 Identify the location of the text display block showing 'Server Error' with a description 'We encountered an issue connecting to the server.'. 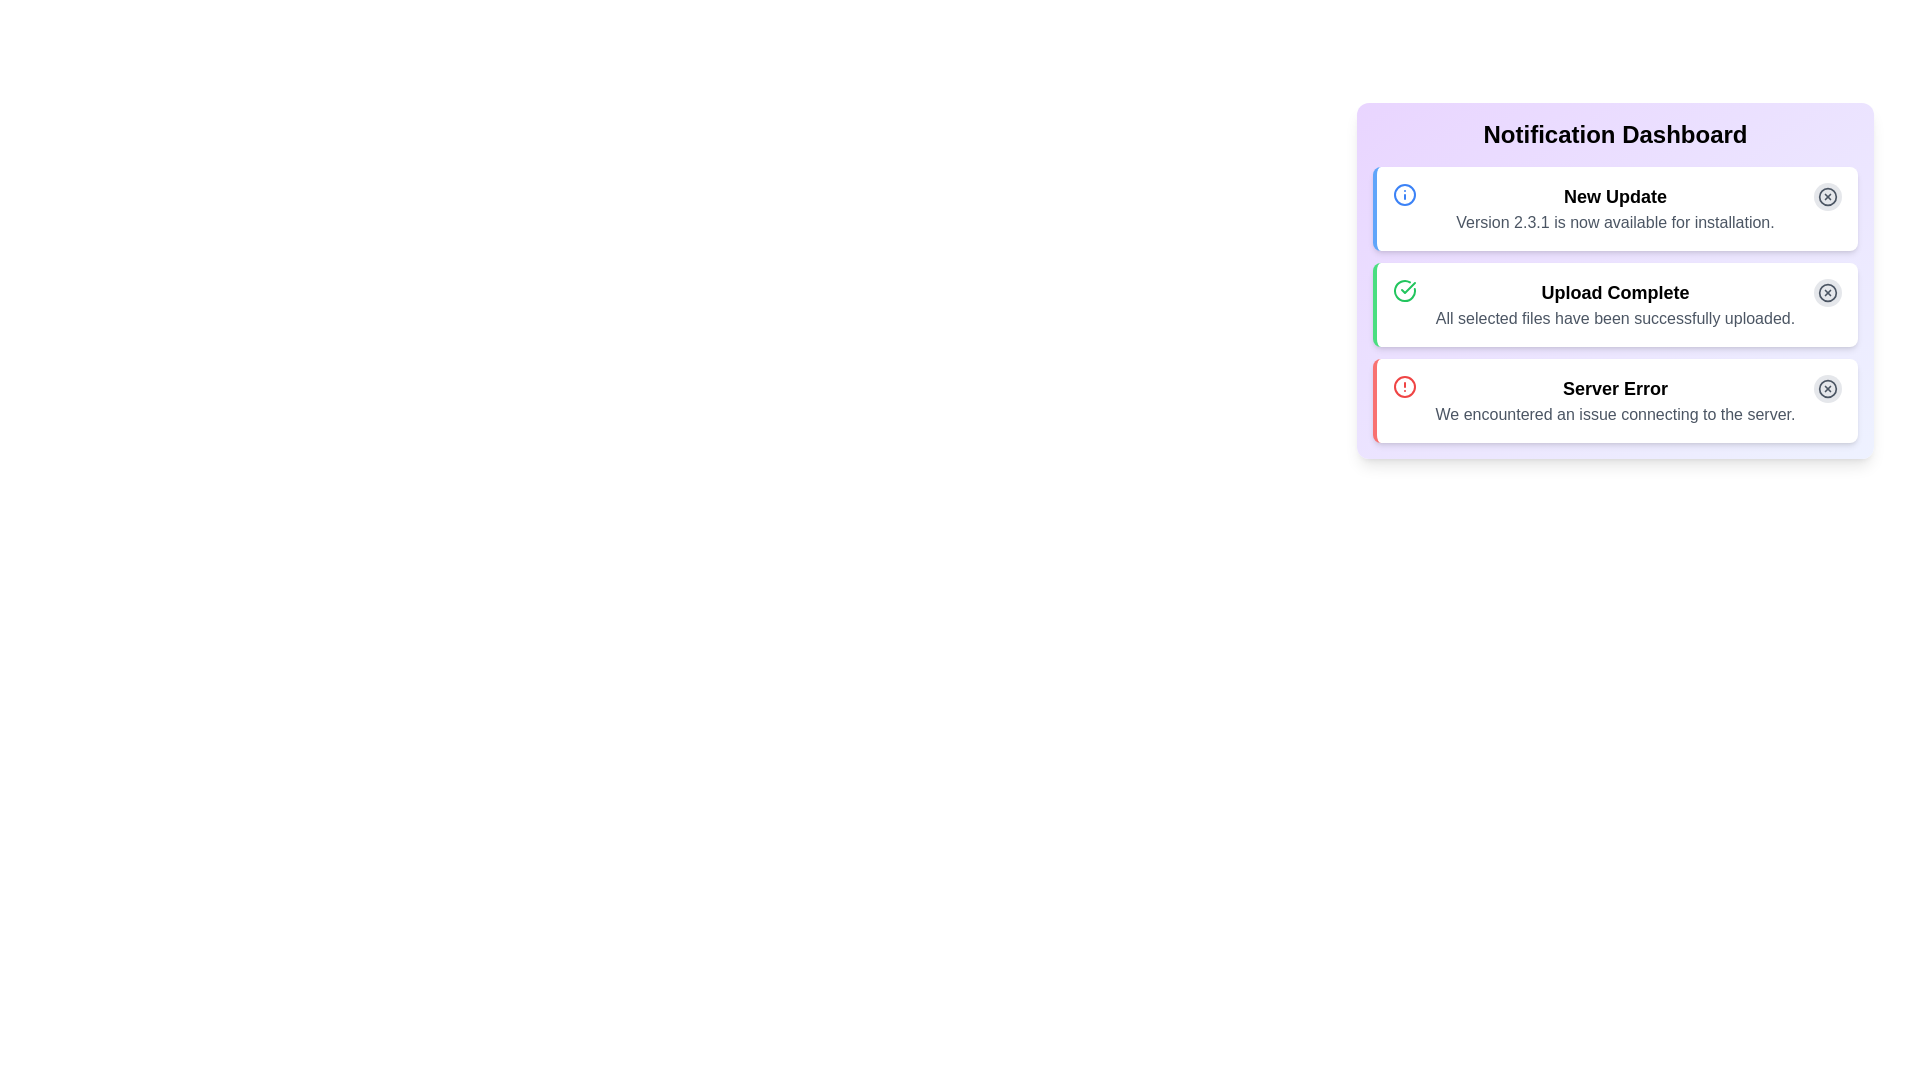
(1615, 401).